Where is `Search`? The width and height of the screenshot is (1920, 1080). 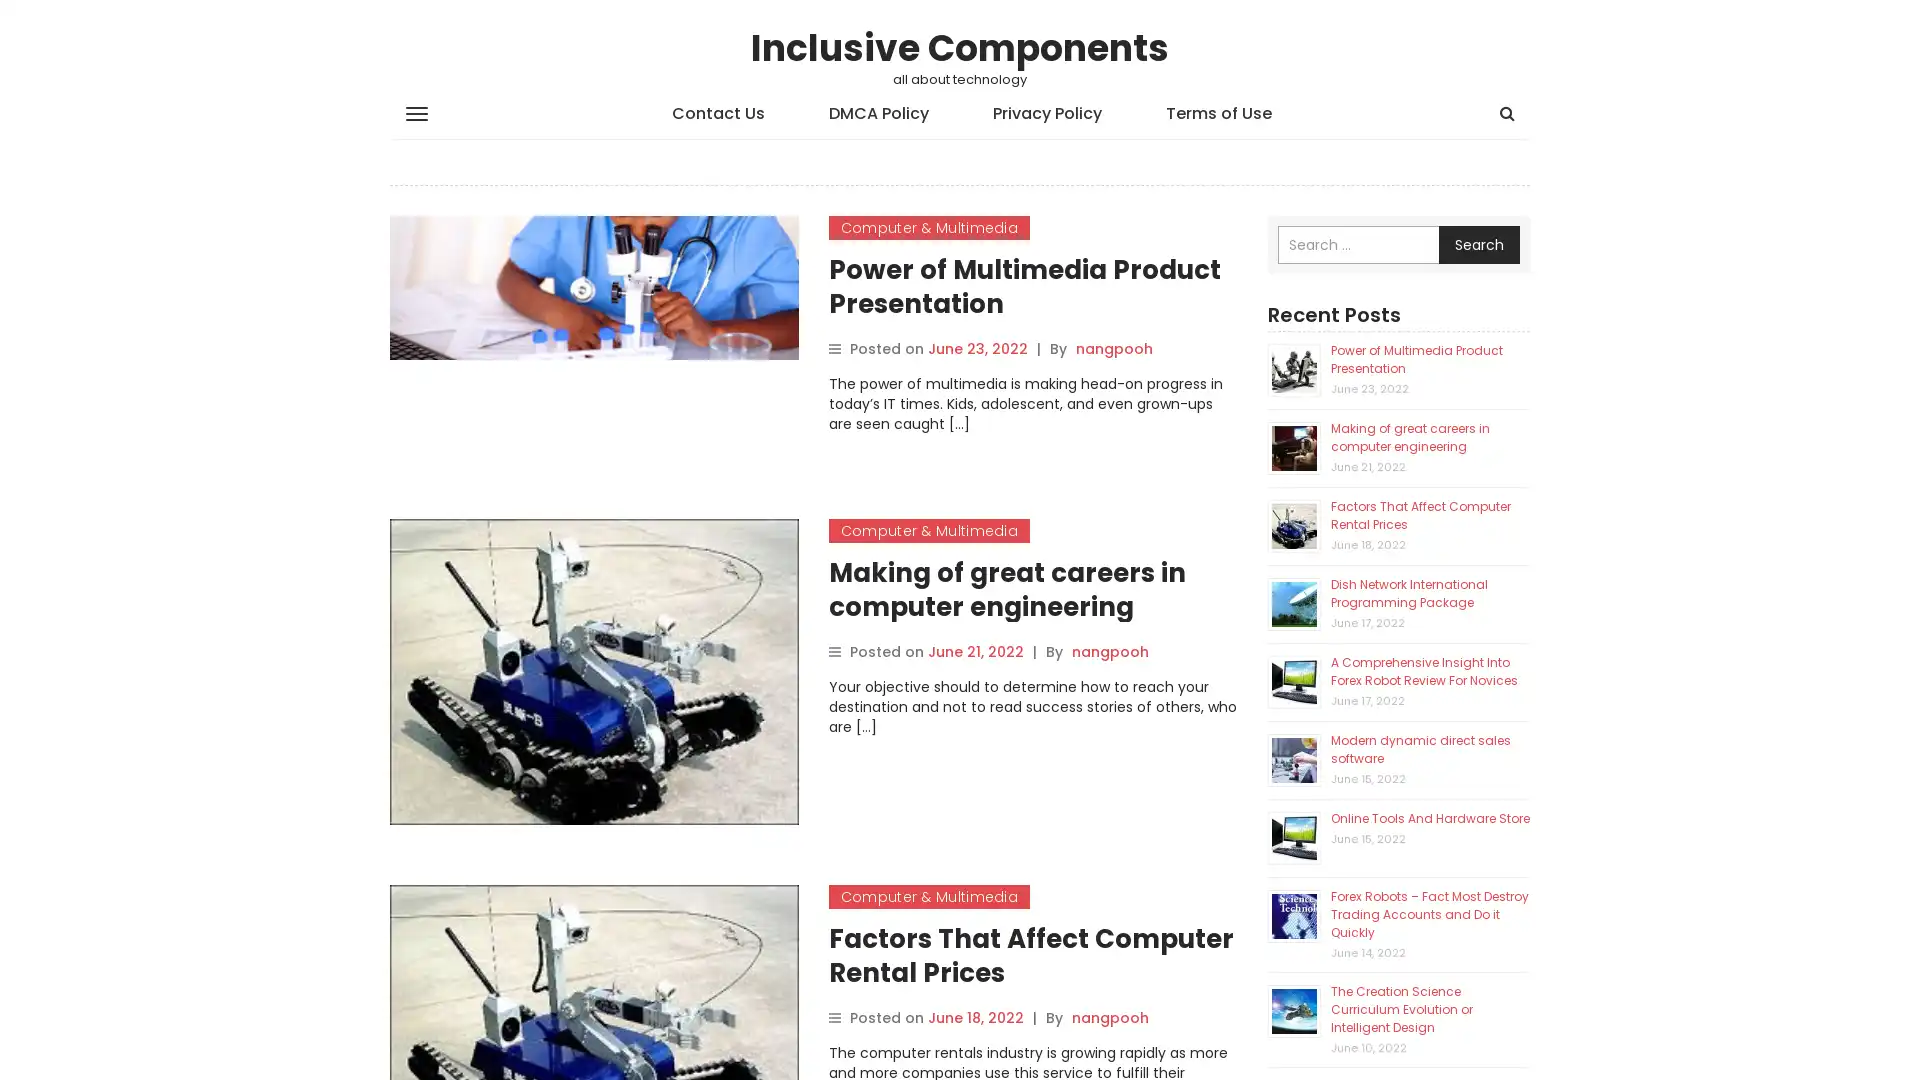 Search is located at coordinates (1479, 244).